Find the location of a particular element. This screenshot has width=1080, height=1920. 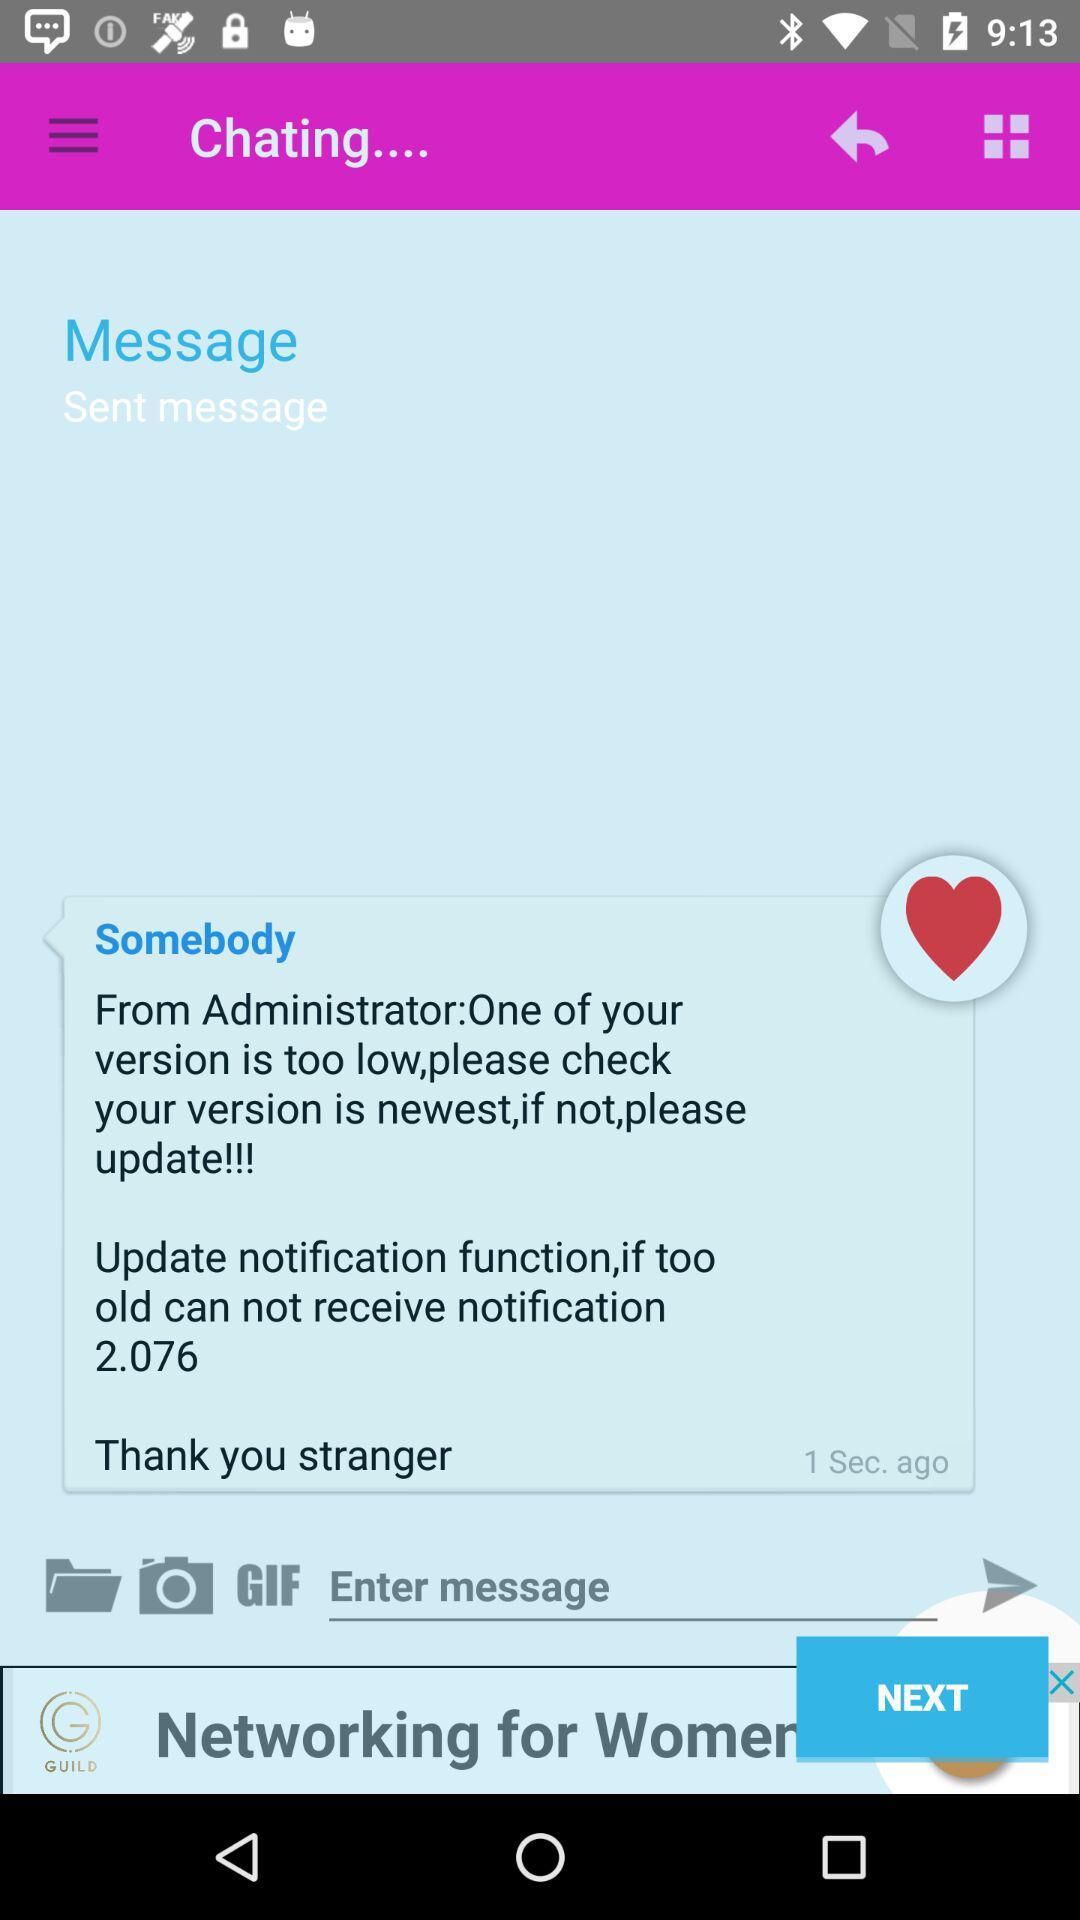

visit advertised website is located at coordinates (540, 1727).